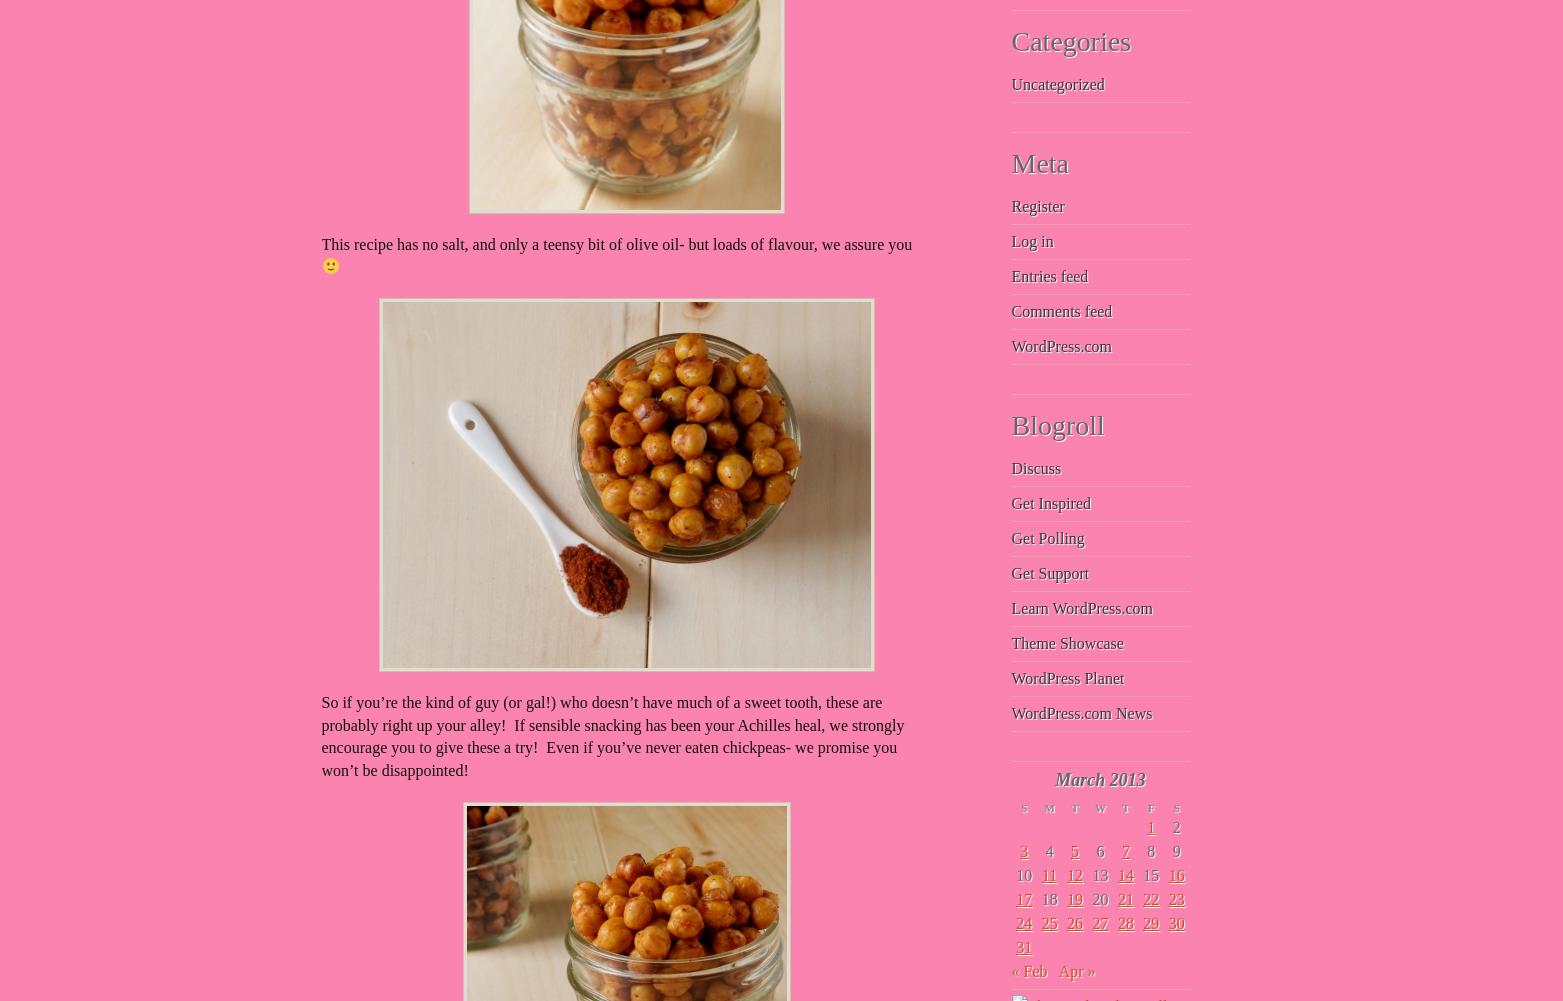 The image size is (1563, 1001). What do you see at coordinates (1149, 850) in the screenshot?
I see `'8'` at bounding box center [1149, 850].